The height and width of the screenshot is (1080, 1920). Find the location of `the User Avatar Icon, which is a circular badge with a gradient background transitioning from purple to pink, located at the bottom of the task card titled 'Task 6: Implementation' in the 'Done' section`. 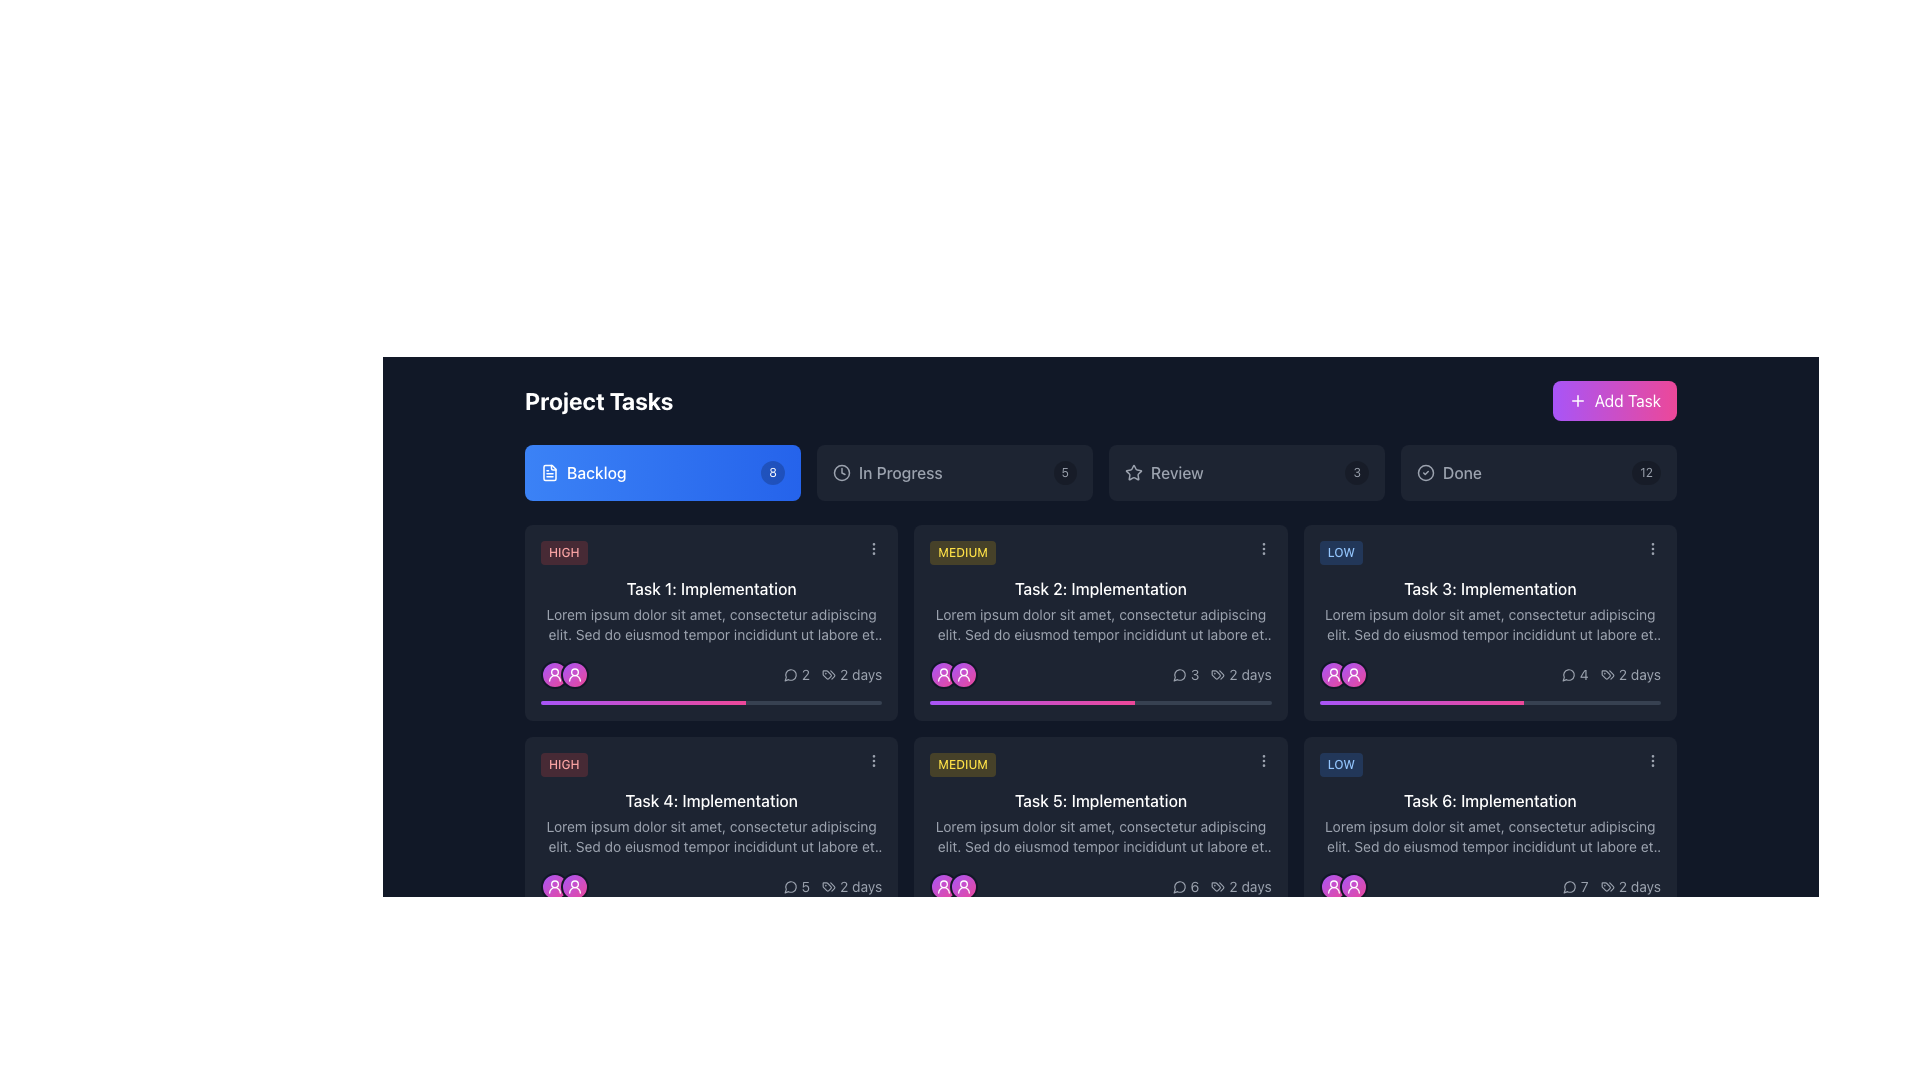

the User Avatar Icon, which is a circular badge with a gradient background transitioning from purple to pink, located at the bottom of the task card titled 'Task 6: Implementation' in the 'Done' section is located at coordinates (1353, 886).